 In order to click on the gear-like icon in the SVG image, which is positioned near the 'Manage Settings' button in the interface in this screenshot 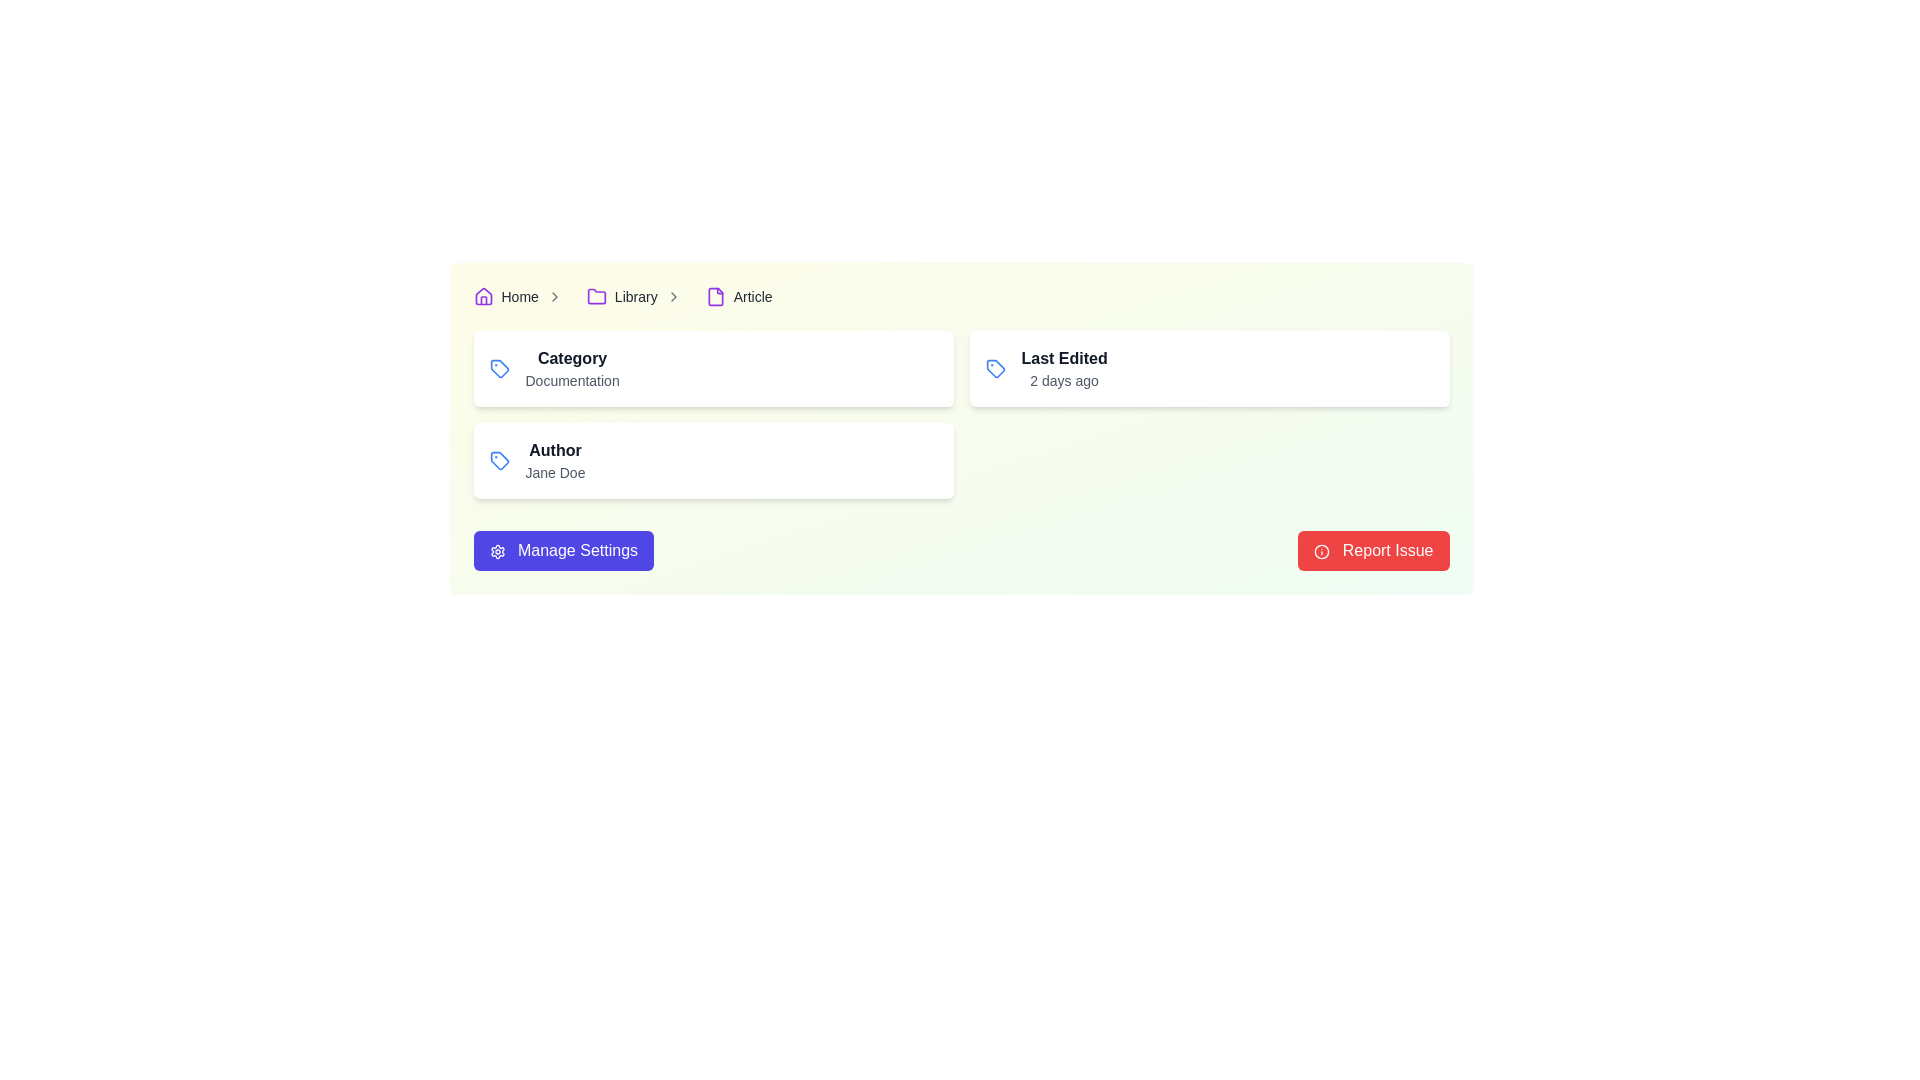, I will do `click(497, 551)`.